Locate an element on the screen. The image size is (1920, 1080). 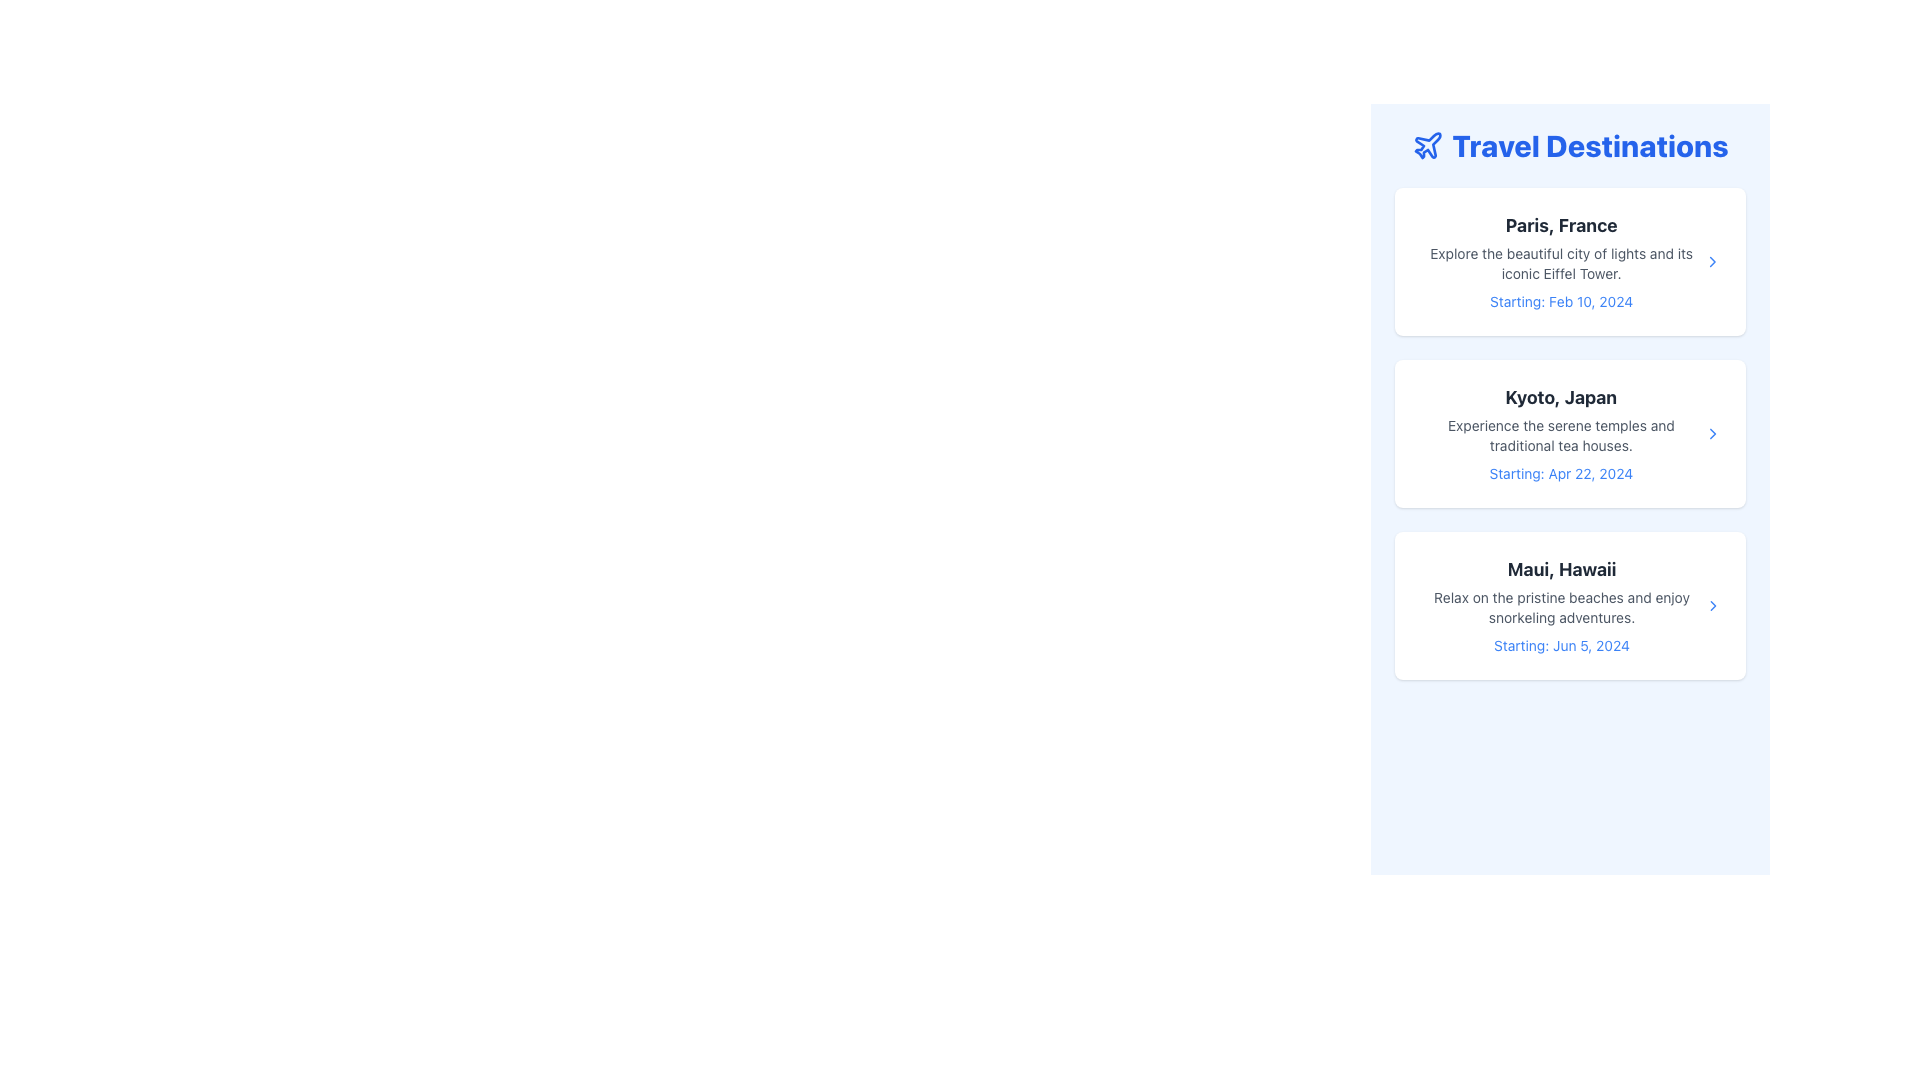
the text label displaying 'Starting: Feb 10, 2024', which is styled in a smaller font size and blue color, located under the heading 'Paris, France' is located at coordinates (1560, 301).